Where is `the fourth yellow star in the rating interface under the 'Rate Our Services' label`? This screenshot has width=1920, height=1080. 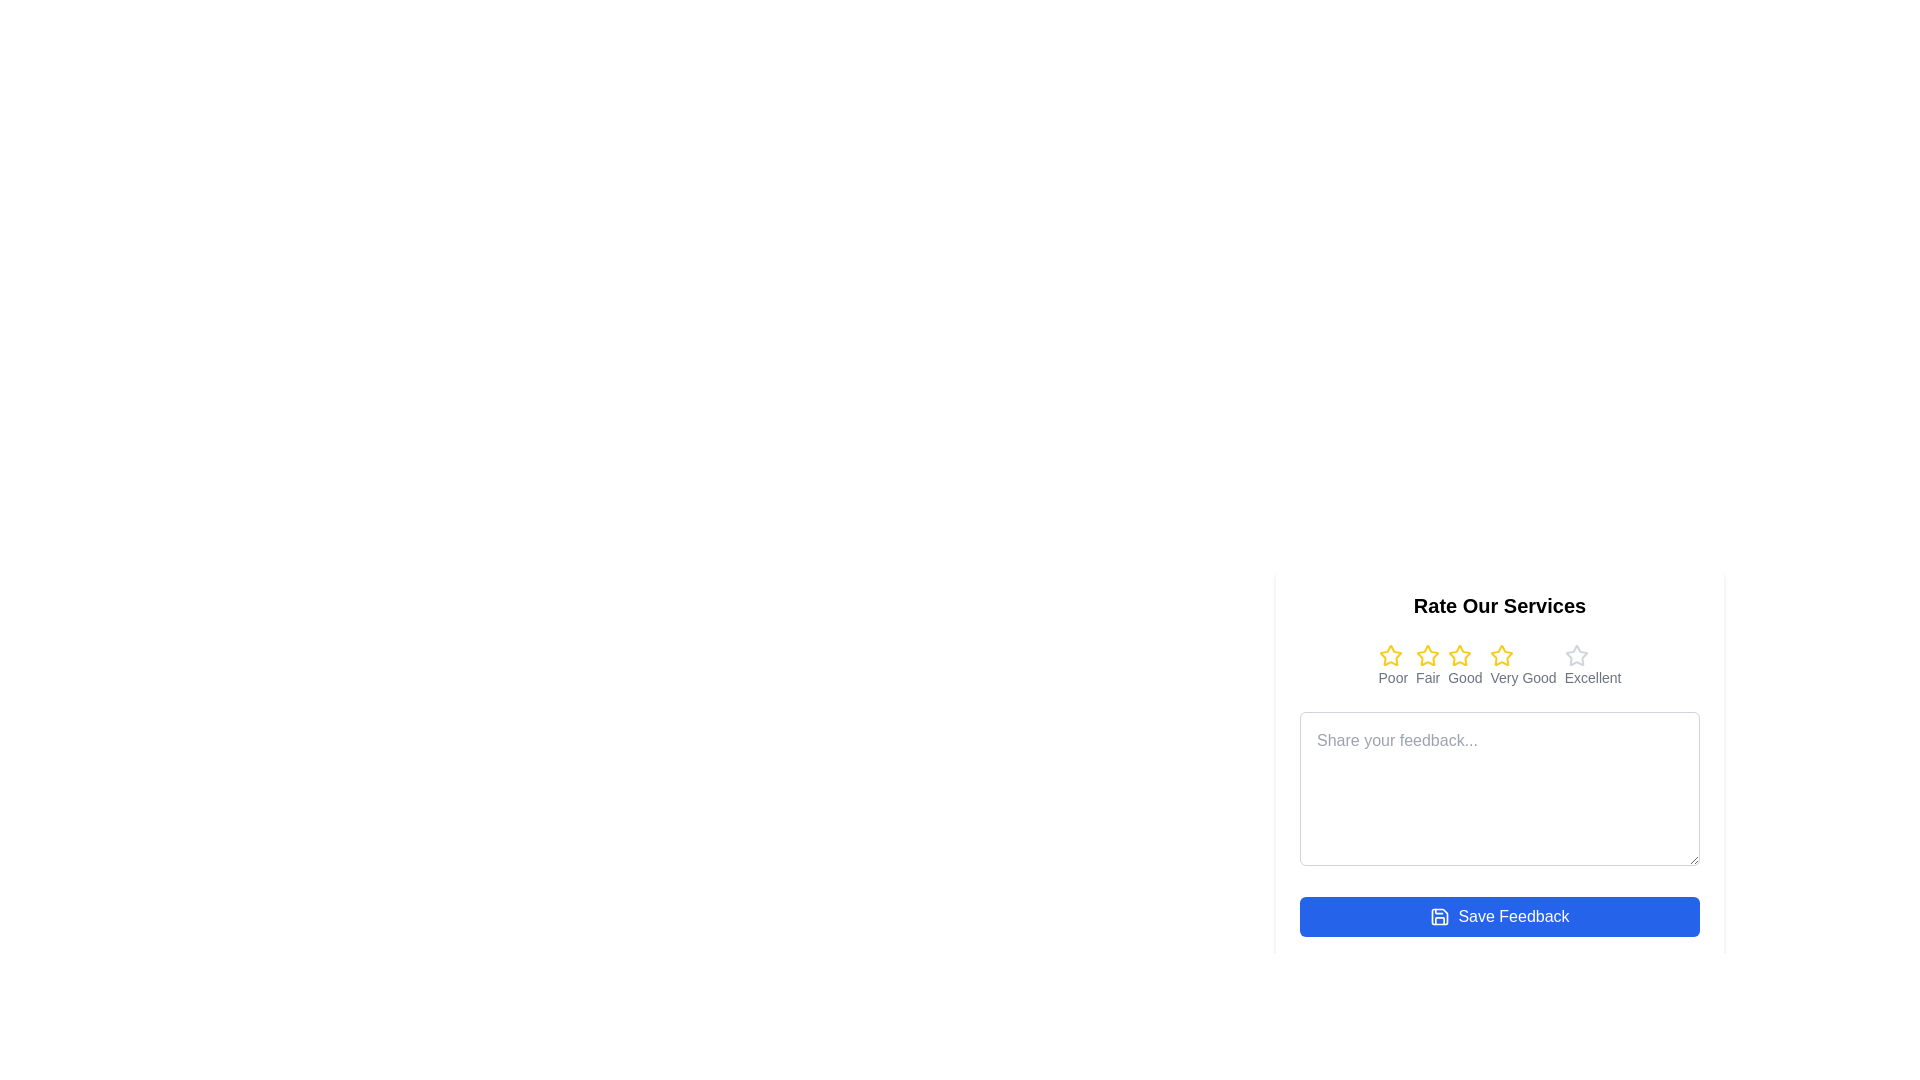 the fourth yellow star in the rating interface under the 'Rate Our Services' label is located at coordinates (1502, 655).